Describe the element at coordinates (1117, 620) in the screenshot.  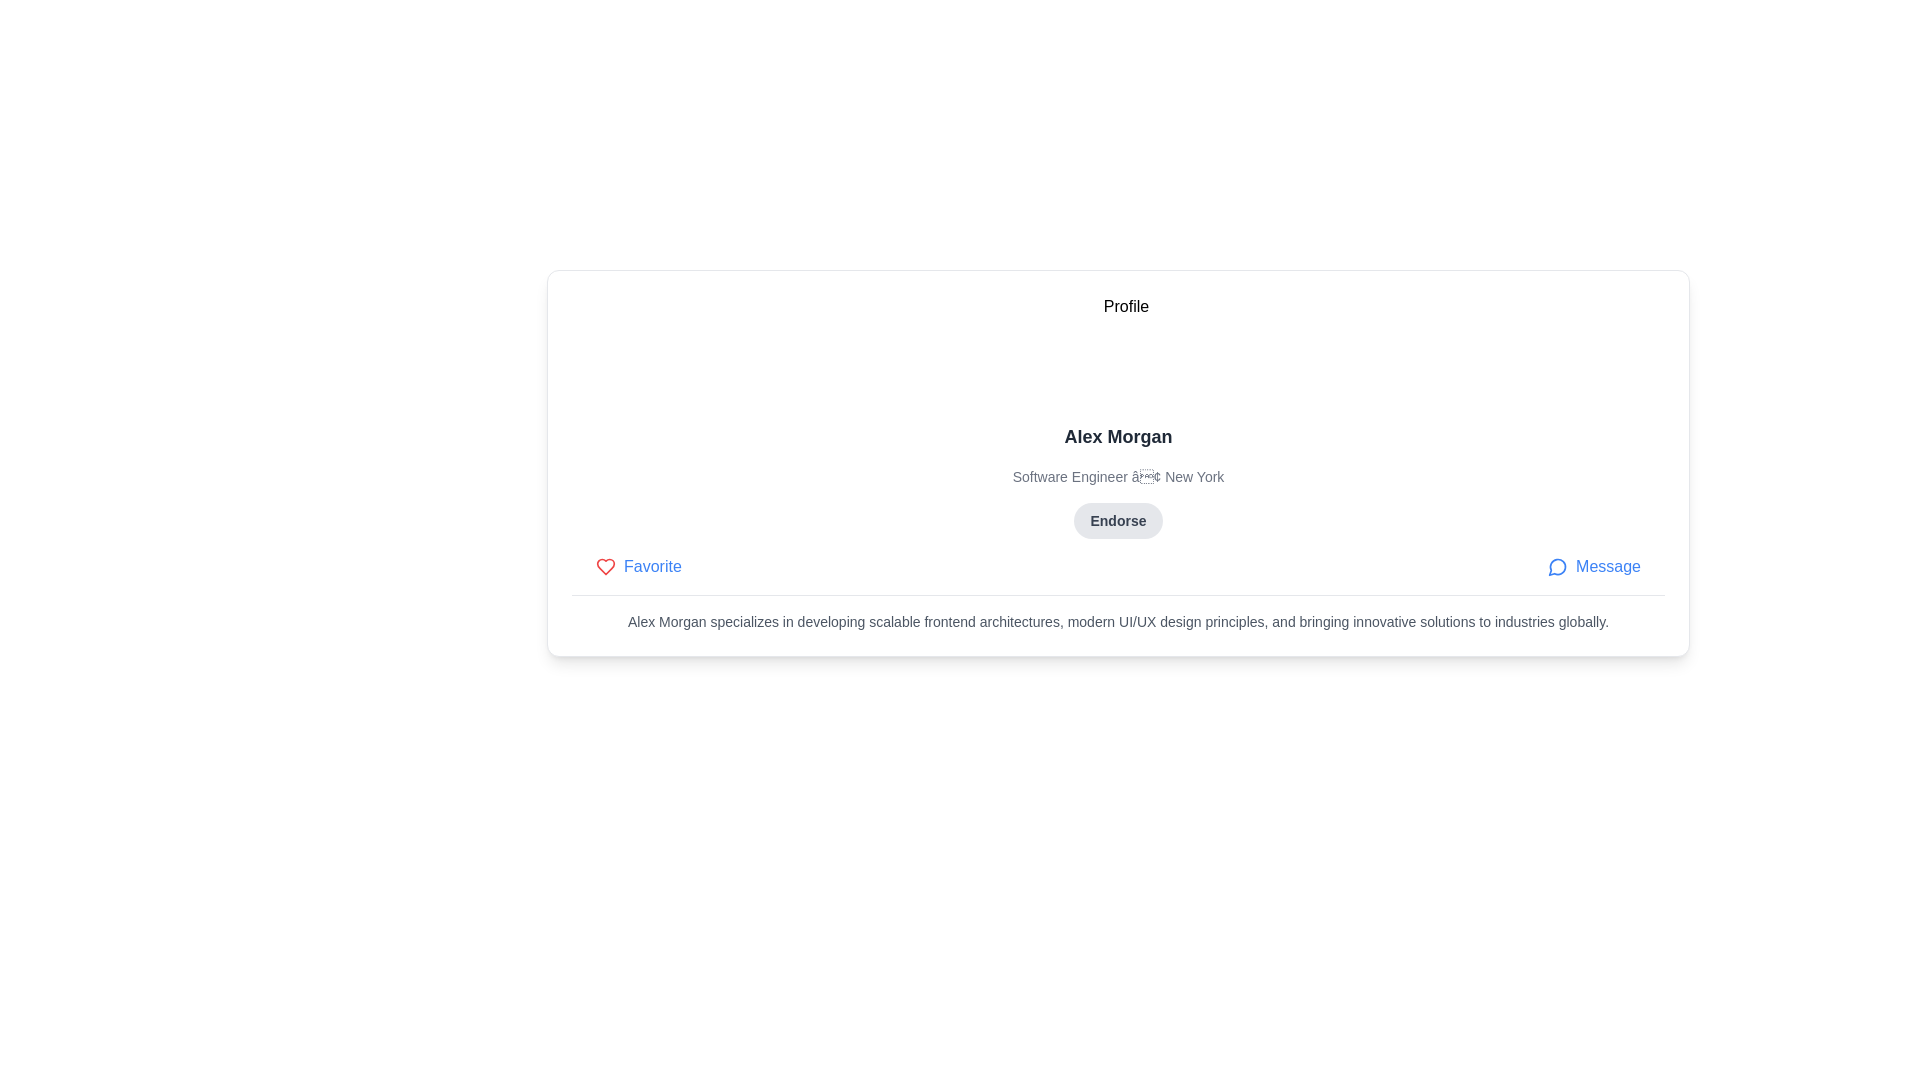
I see `text label providing additional details about Alex Morgan's professional expertise and skills, located at the bottom of the profile card` at that location.